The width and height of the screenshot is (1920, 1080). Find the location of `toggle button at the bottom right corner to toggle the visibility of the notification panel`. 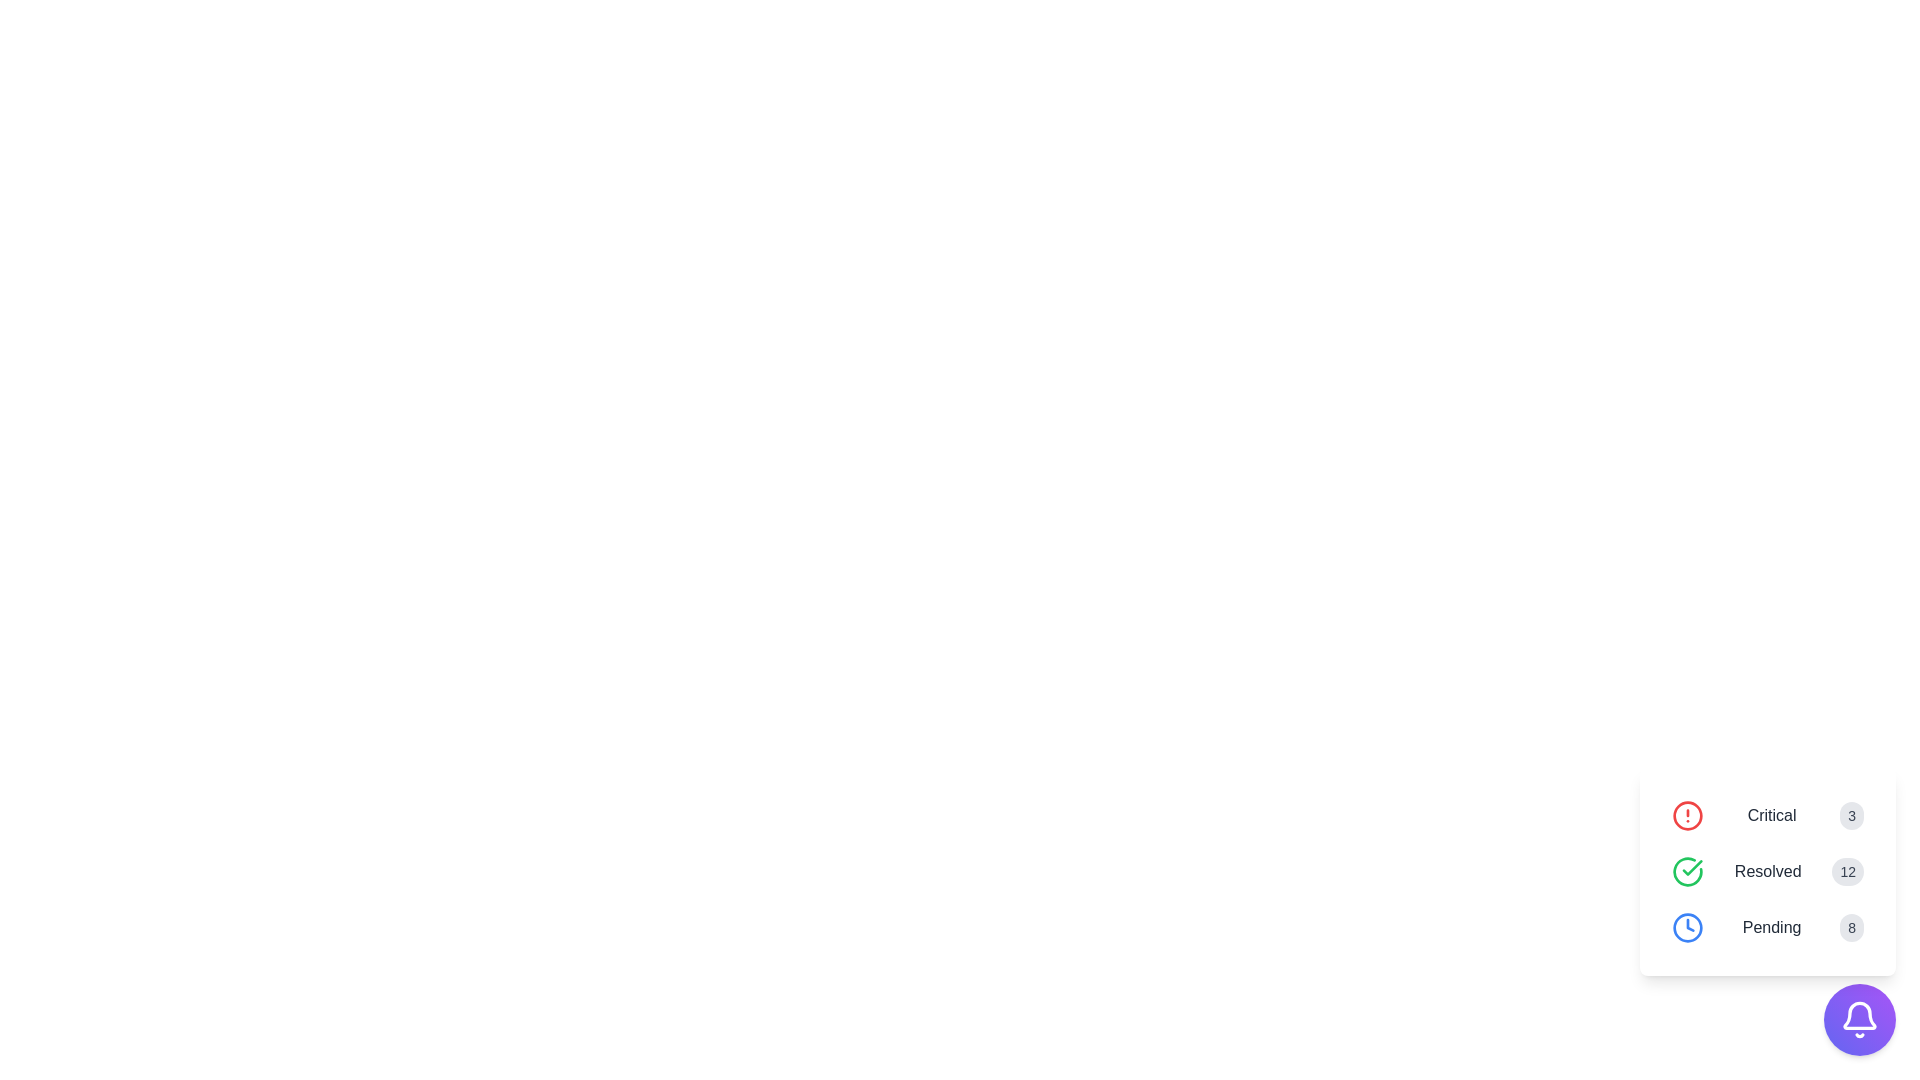

toggle button at the bottom right corner to toggle the visibility of the notification panel is located at coordinates (1859, 1019).